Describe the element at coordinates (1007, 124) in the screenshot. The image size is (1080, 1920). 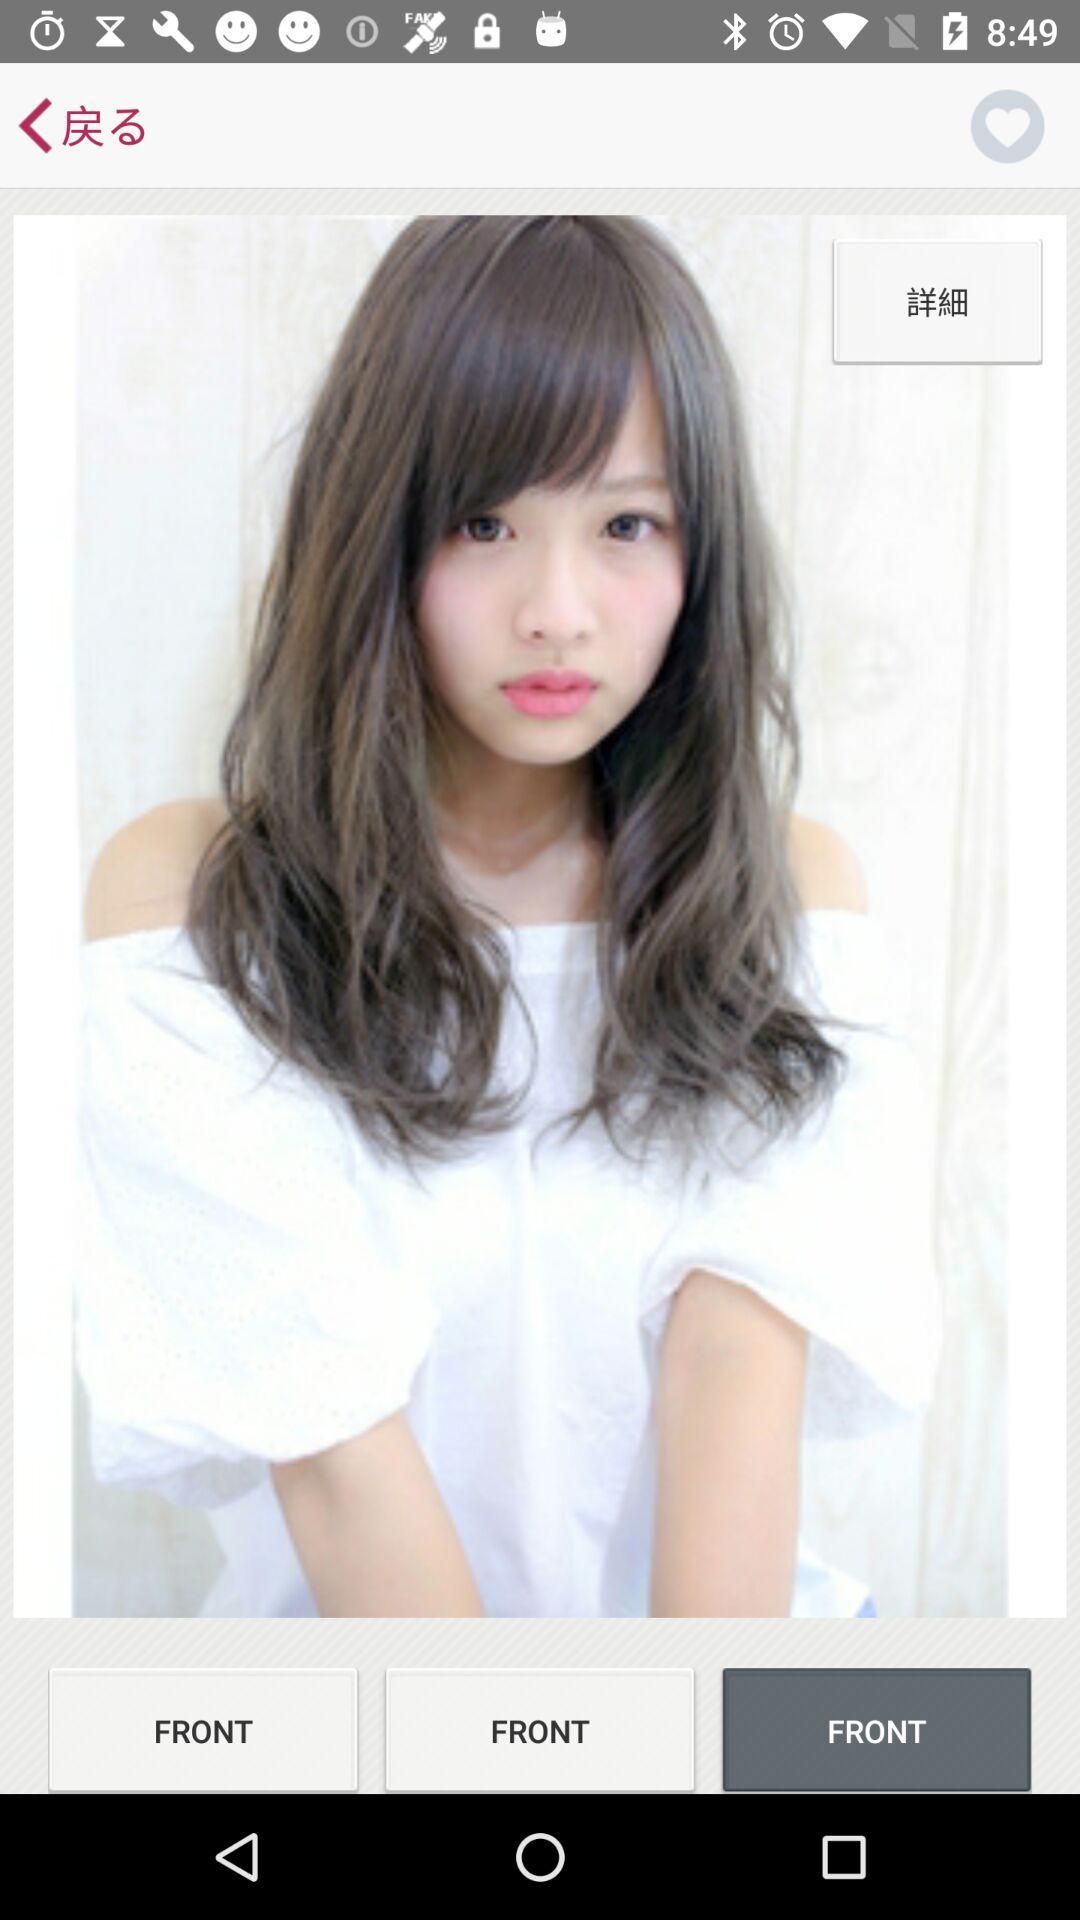
I see `the favorite icon` at that location.